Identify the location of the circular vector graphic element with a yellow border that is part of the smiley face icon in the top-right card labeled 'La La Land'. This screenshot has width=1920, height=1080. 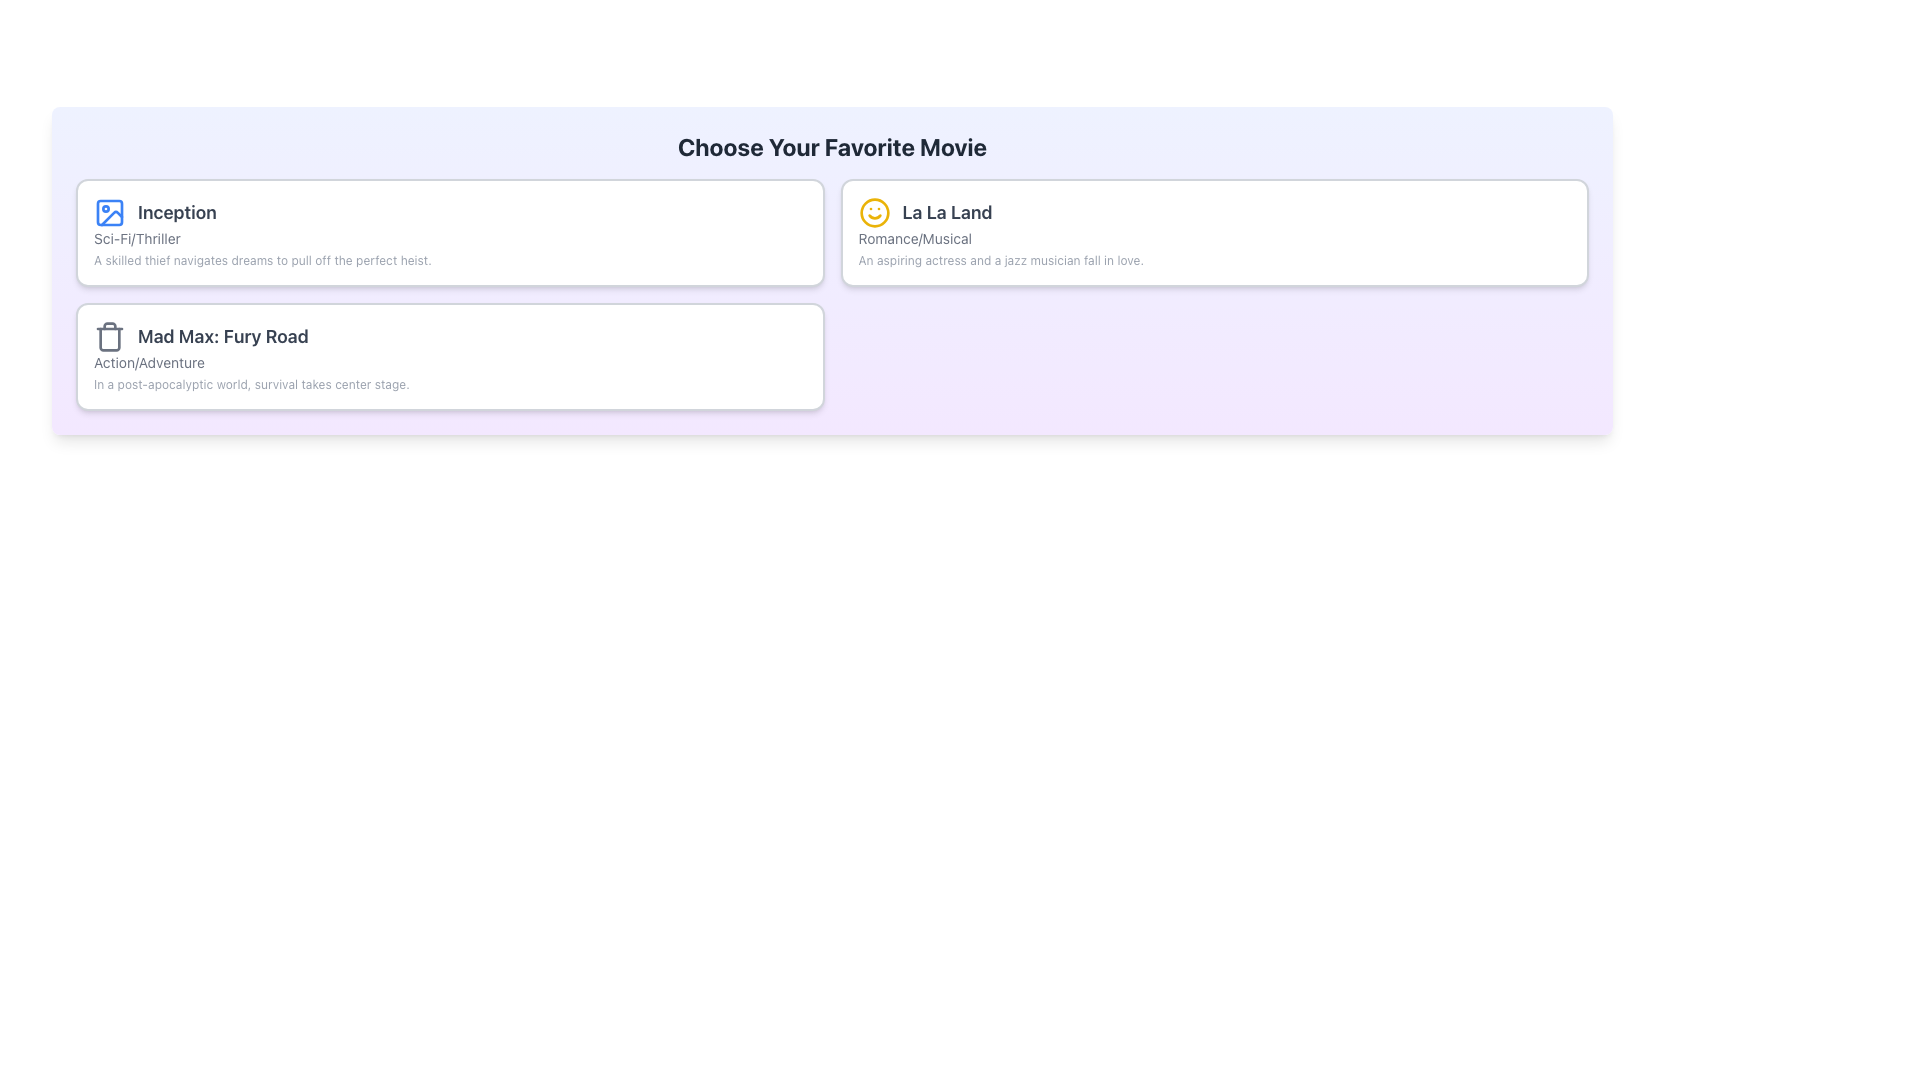
(874, 212).